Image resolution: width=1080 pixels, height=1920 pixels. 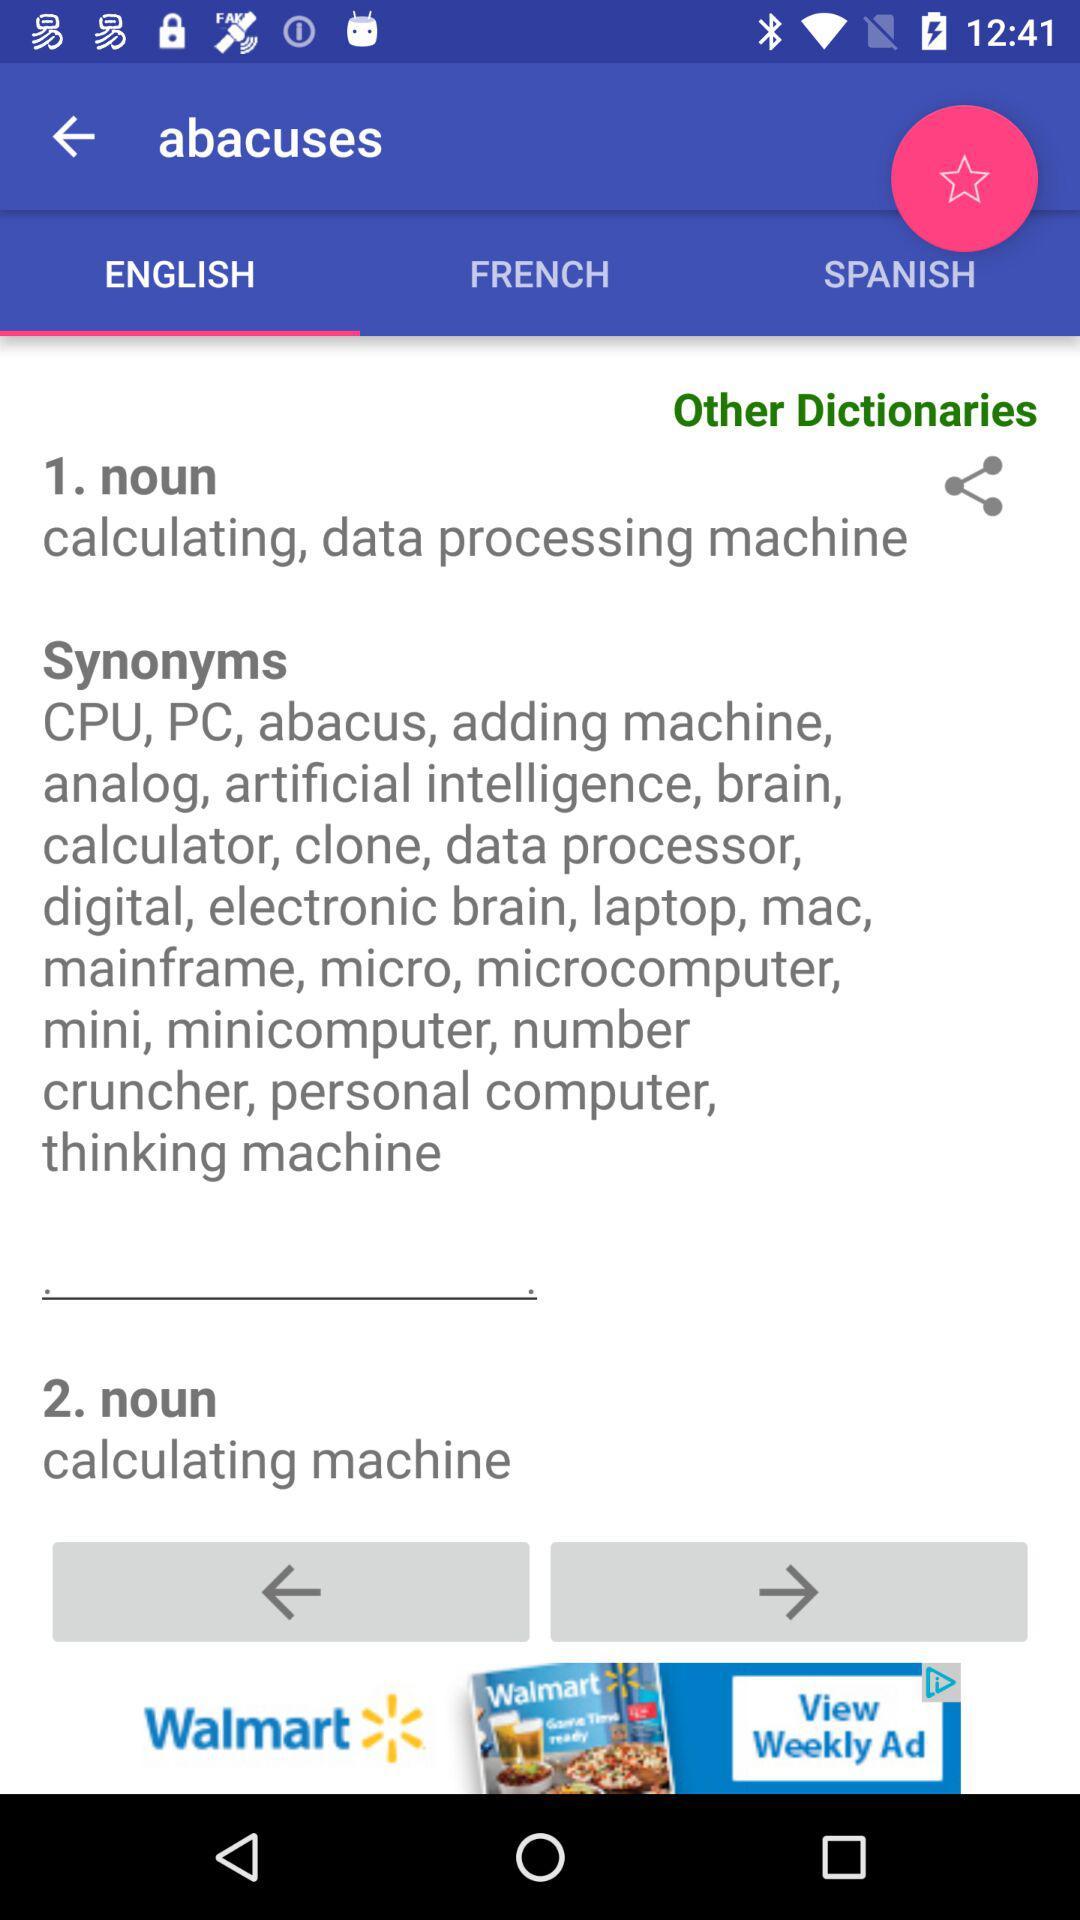 What do you see at coordinates (788, 1590) in the screenshot?
I see `the add icon` at bounding box center [788, 1590].